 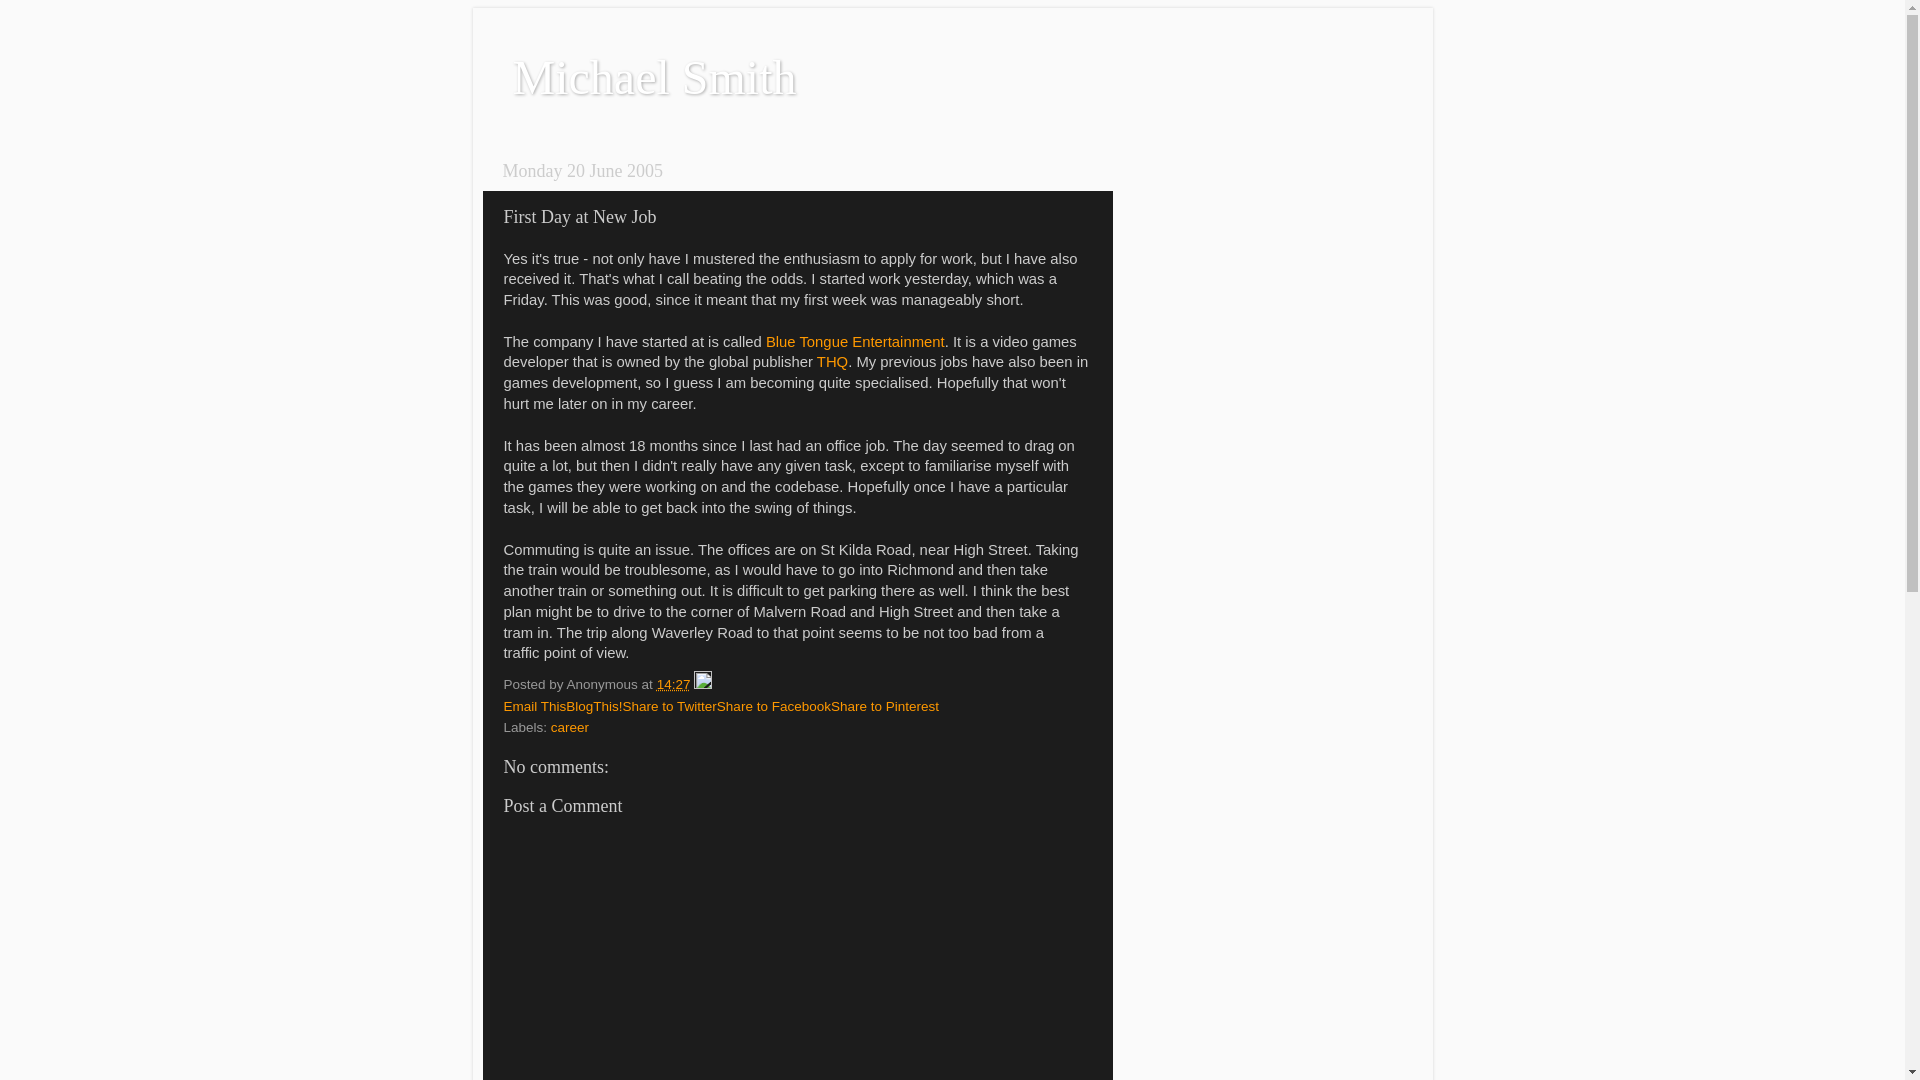 What do you see at coordinates (593, 705) in the screenshot?
I see `'BlogThis!'` at bounding box center [593, 705].